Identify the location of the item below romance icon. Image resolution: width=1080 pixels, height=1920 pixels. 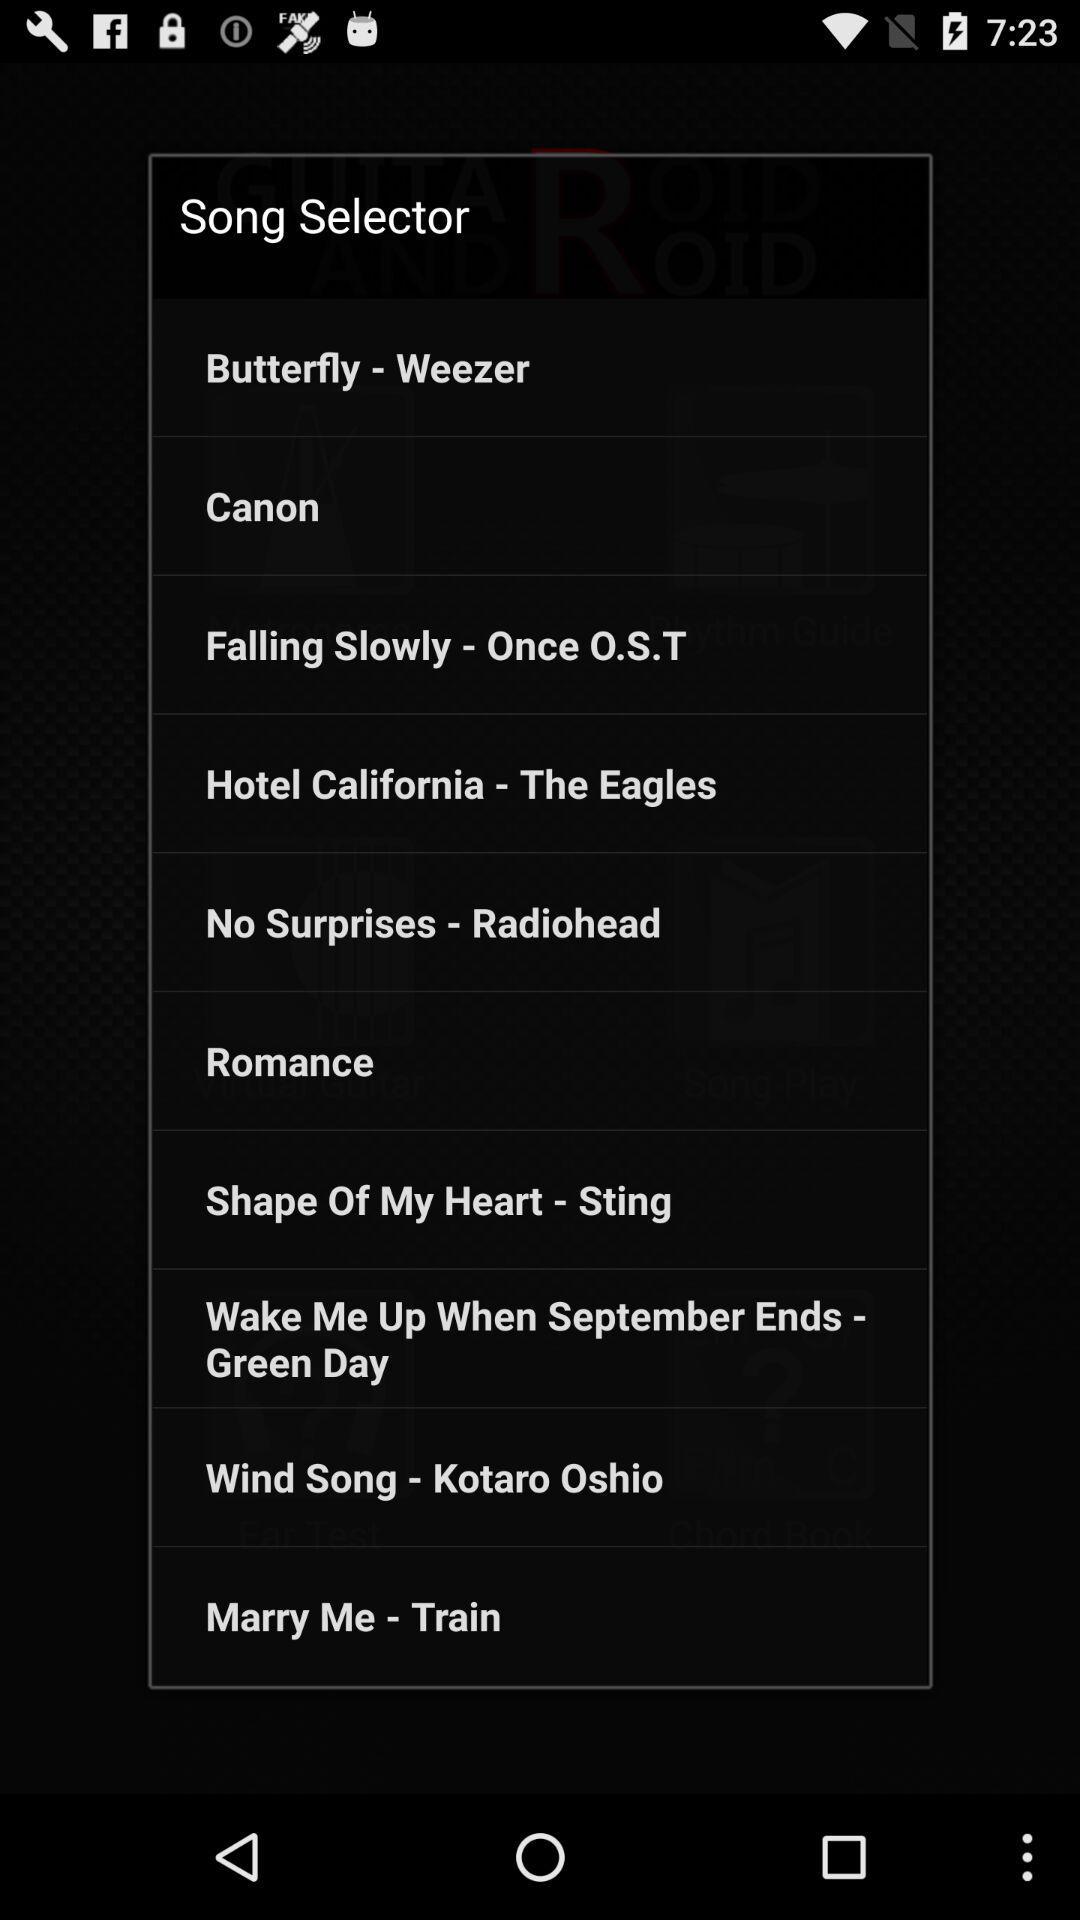
(411, 1199).